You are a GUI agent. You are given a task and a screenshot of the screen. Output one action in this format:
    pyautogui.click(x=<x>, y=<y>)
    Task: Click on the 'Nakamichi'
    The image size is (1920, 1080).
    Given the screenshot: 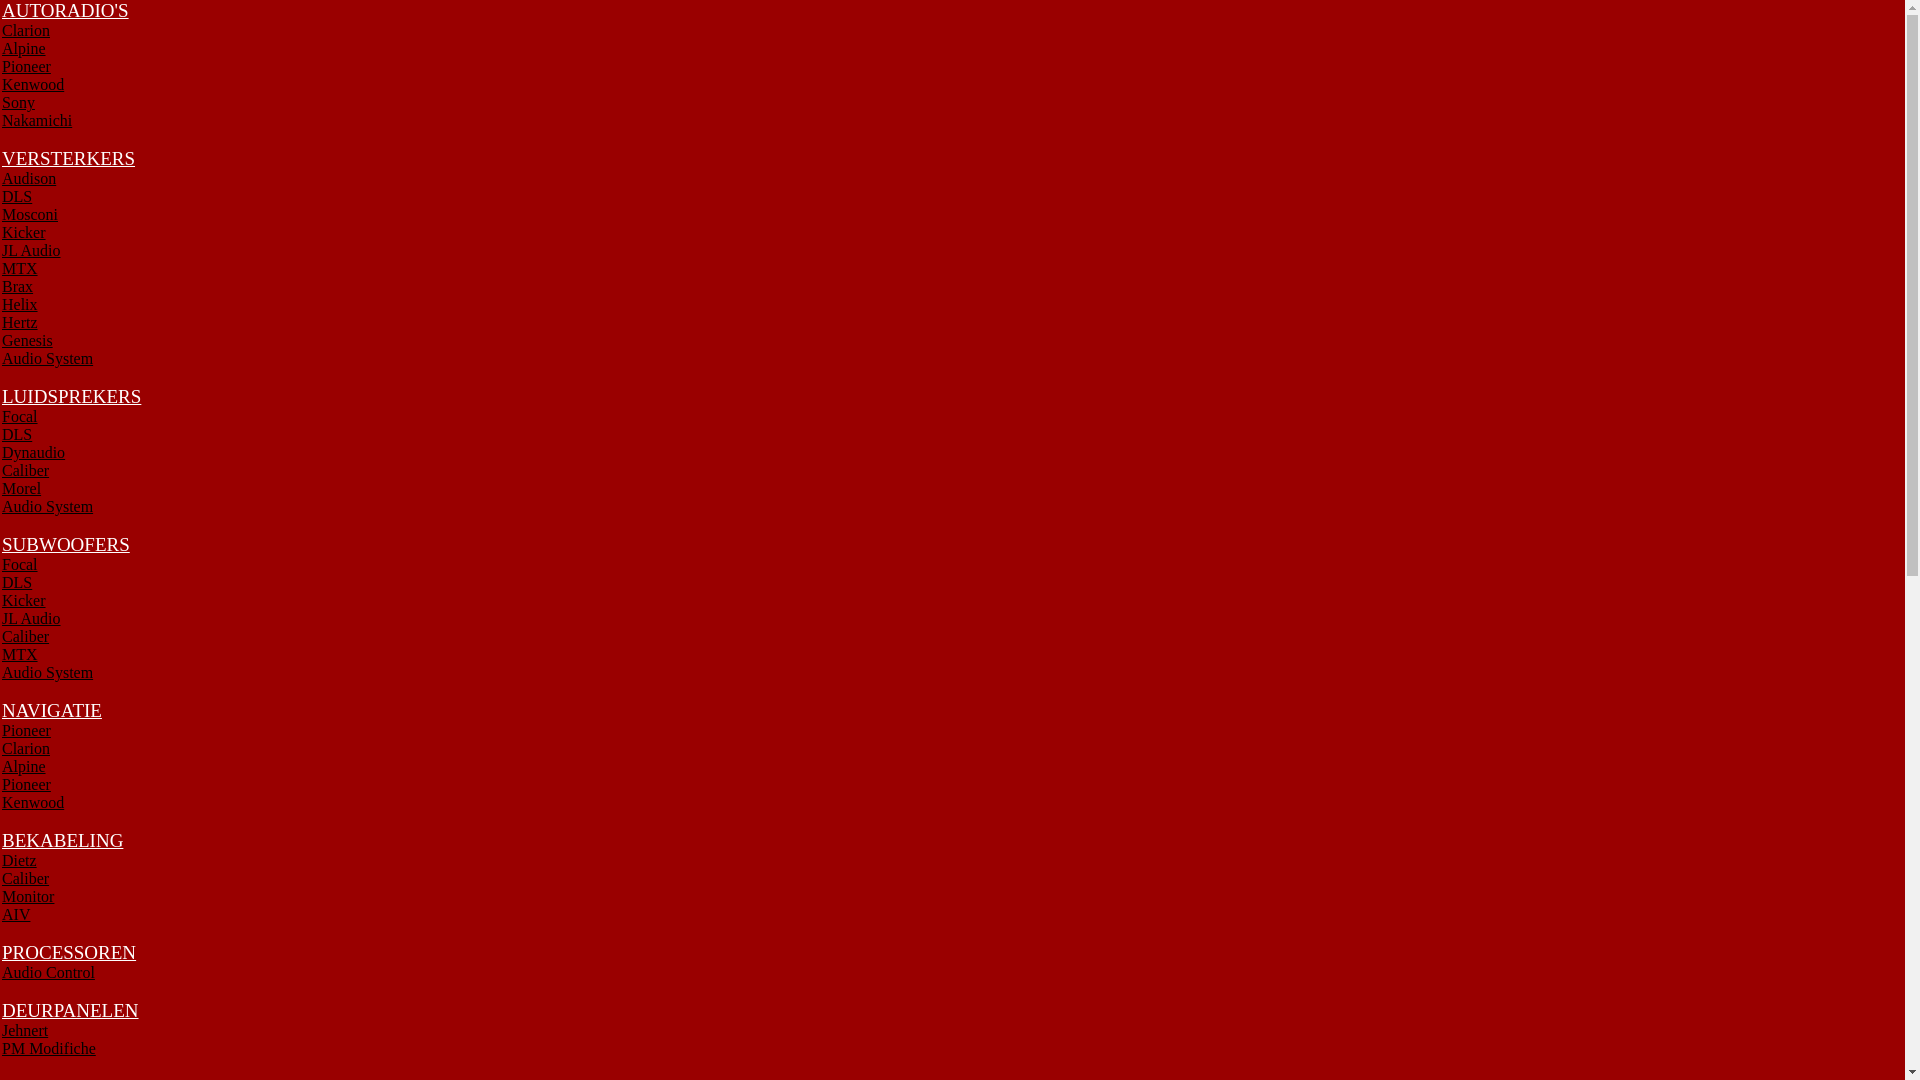 What is the action you would take?
    pyautogui.click(x=37, y=120)
    